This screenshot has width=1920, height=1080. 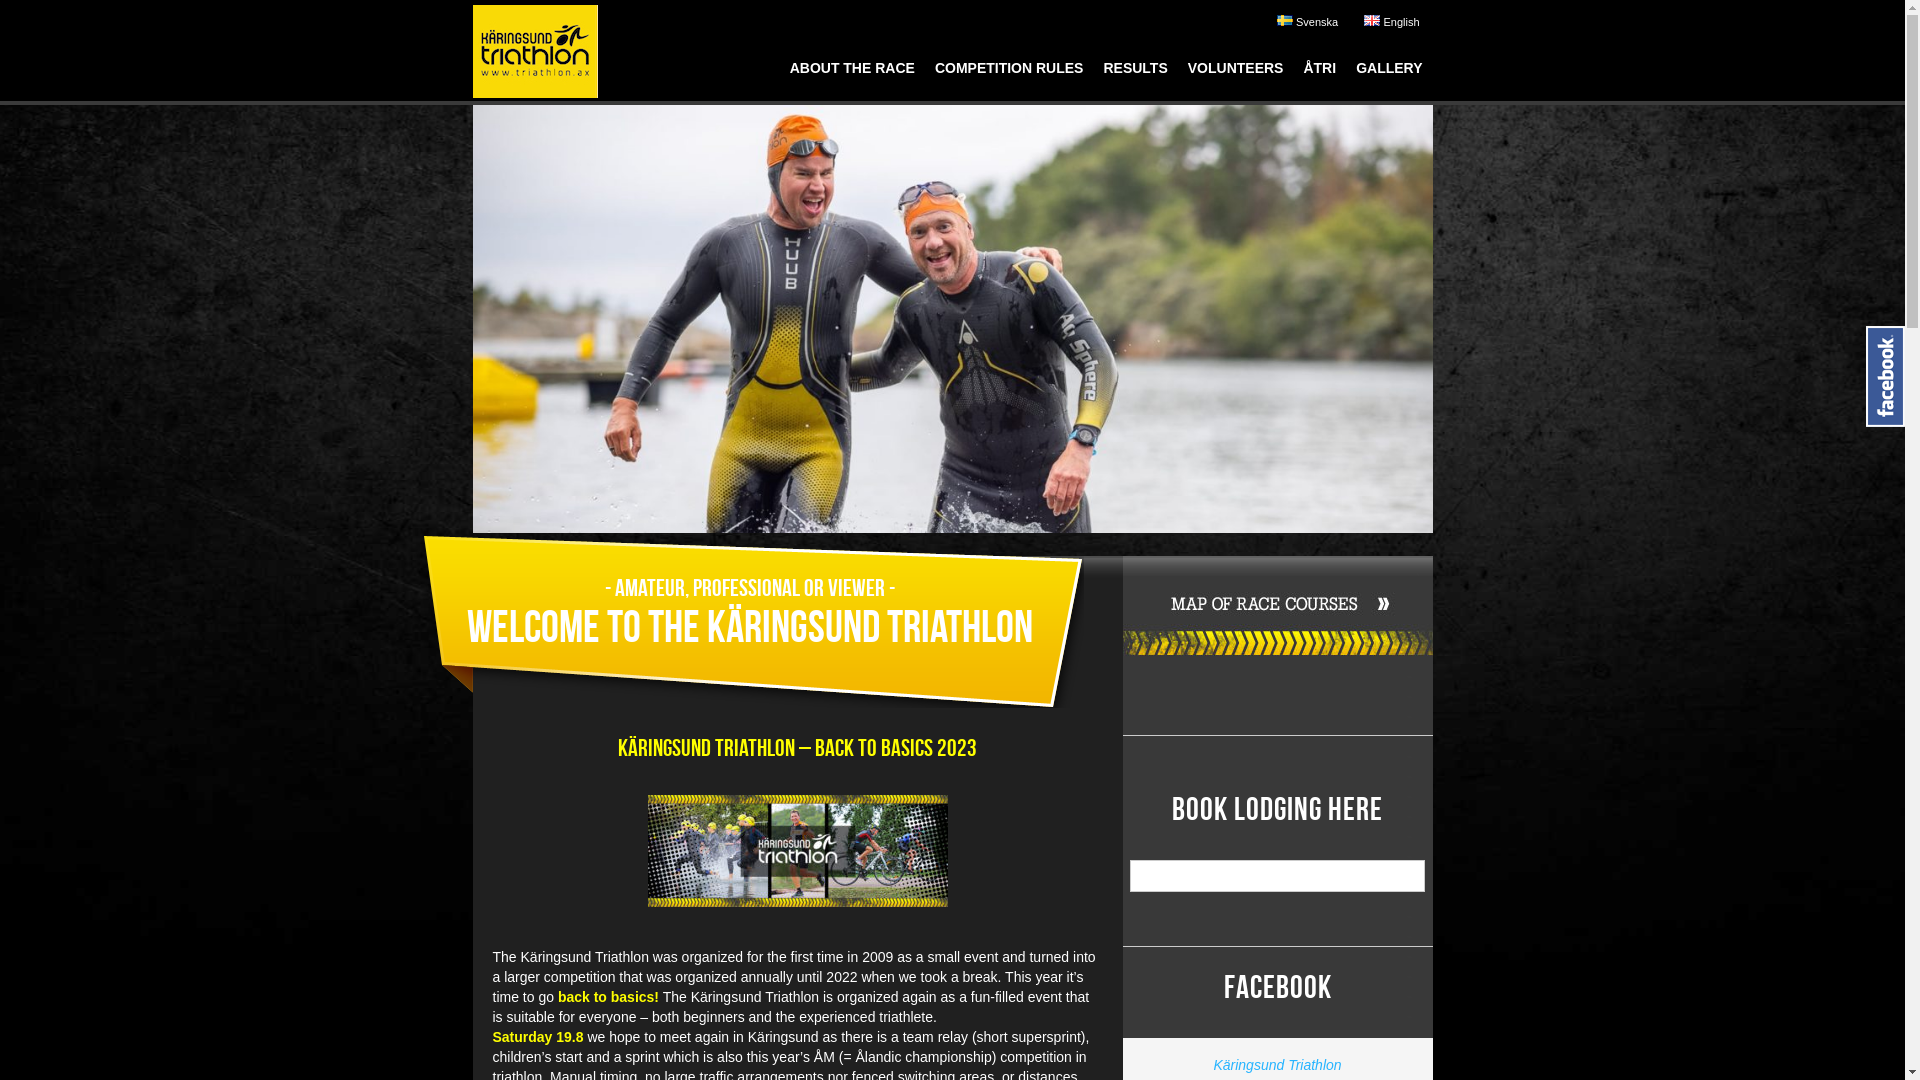 I want to click on 'COMPETITION RULES', so click(x=1009, y=73).